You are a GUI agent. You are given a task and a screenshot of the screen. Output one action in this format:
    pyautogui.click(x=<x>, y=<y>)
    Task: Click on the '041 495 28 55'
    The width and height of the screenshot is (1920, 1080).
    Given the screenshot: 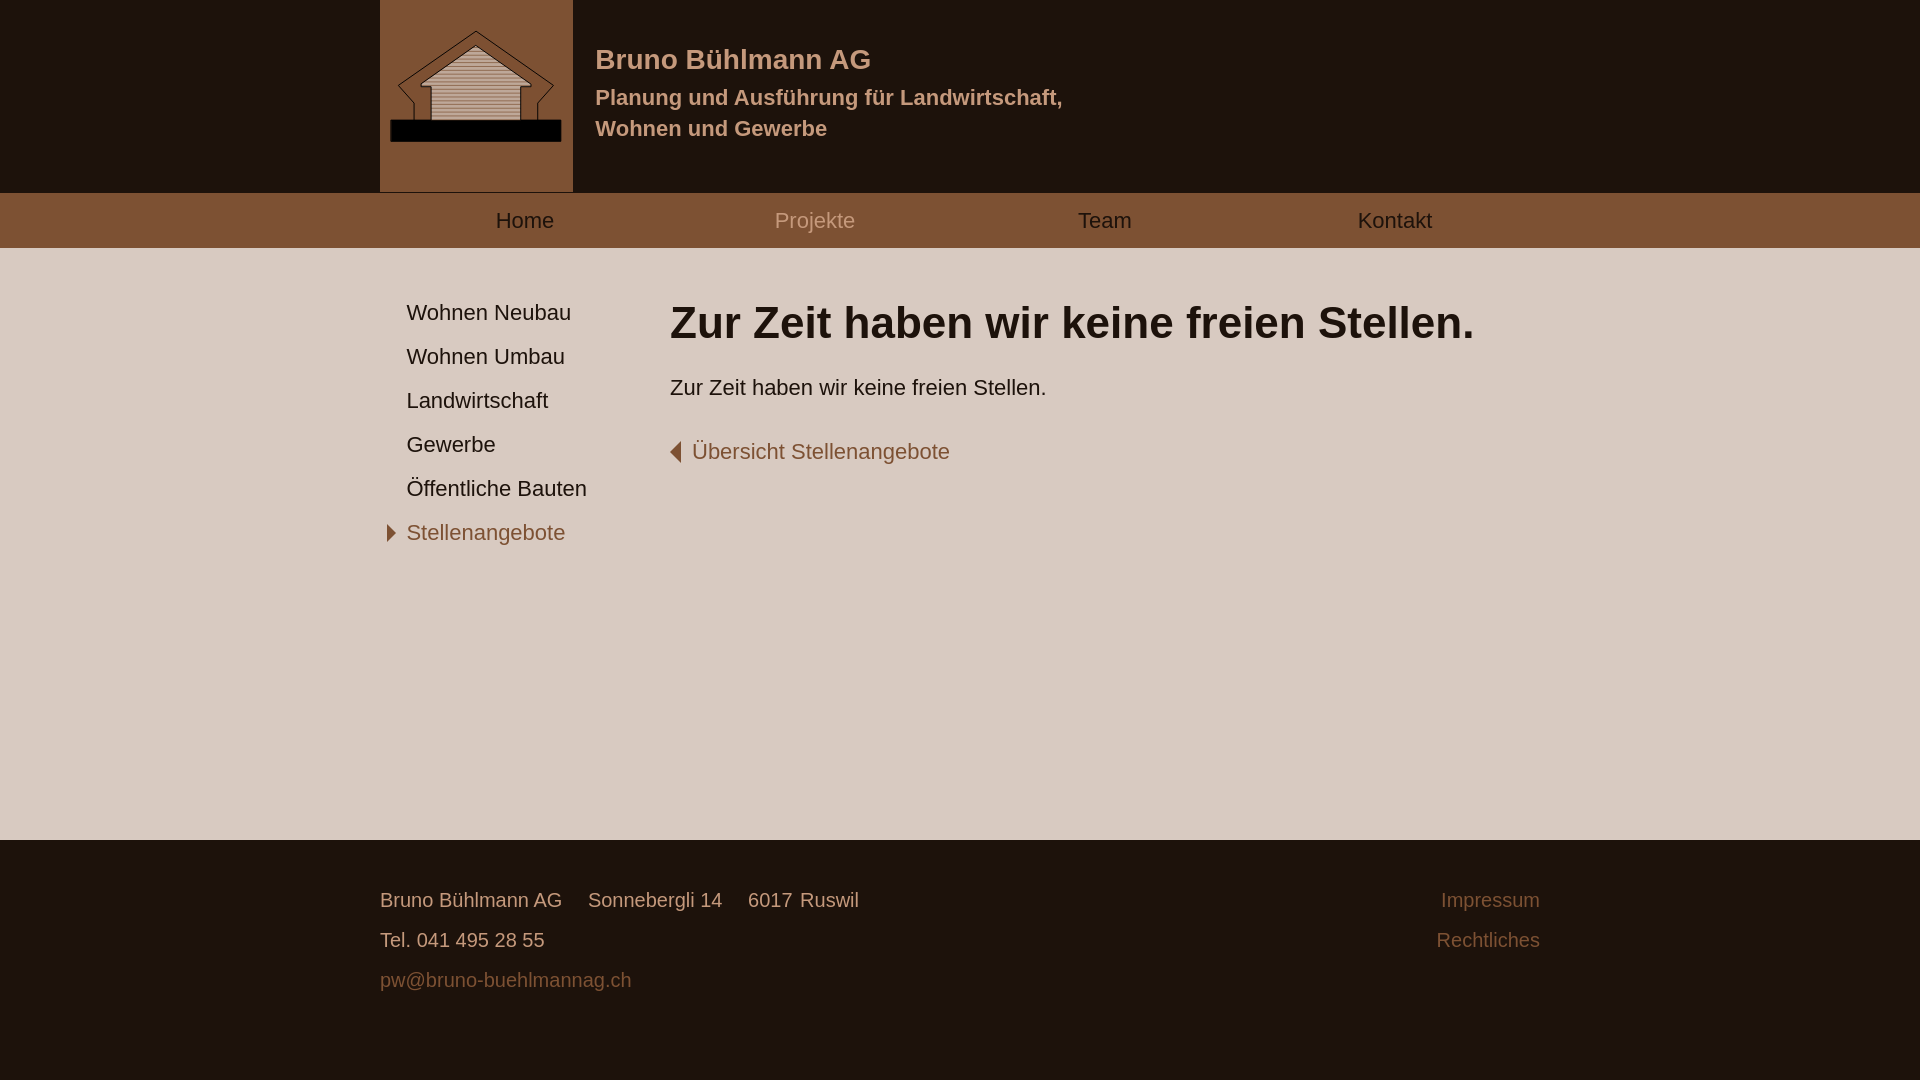 What is the action you would take?
    pyautogui.click(x=461, y=940)
    